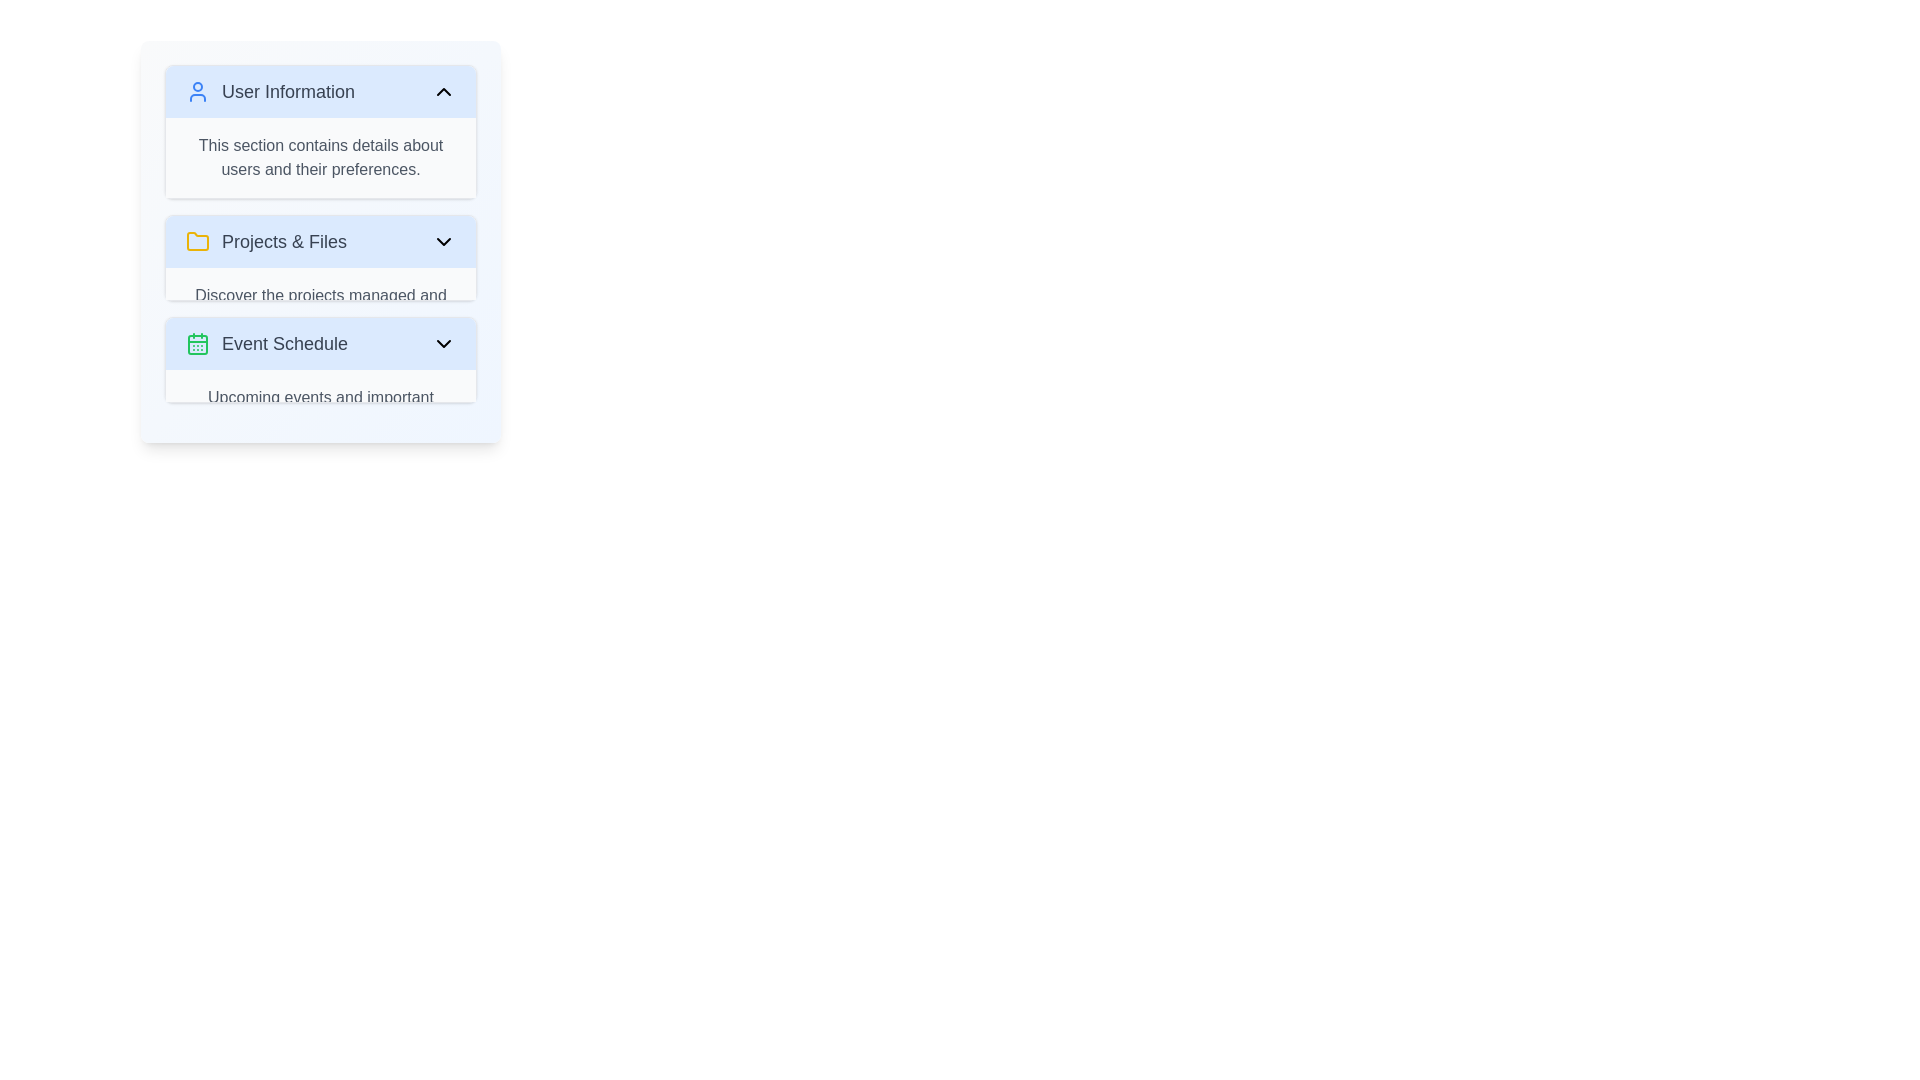  I want to click on the rectangular button with a light blue background labeled 'Projects & Files', so click(321, 241).